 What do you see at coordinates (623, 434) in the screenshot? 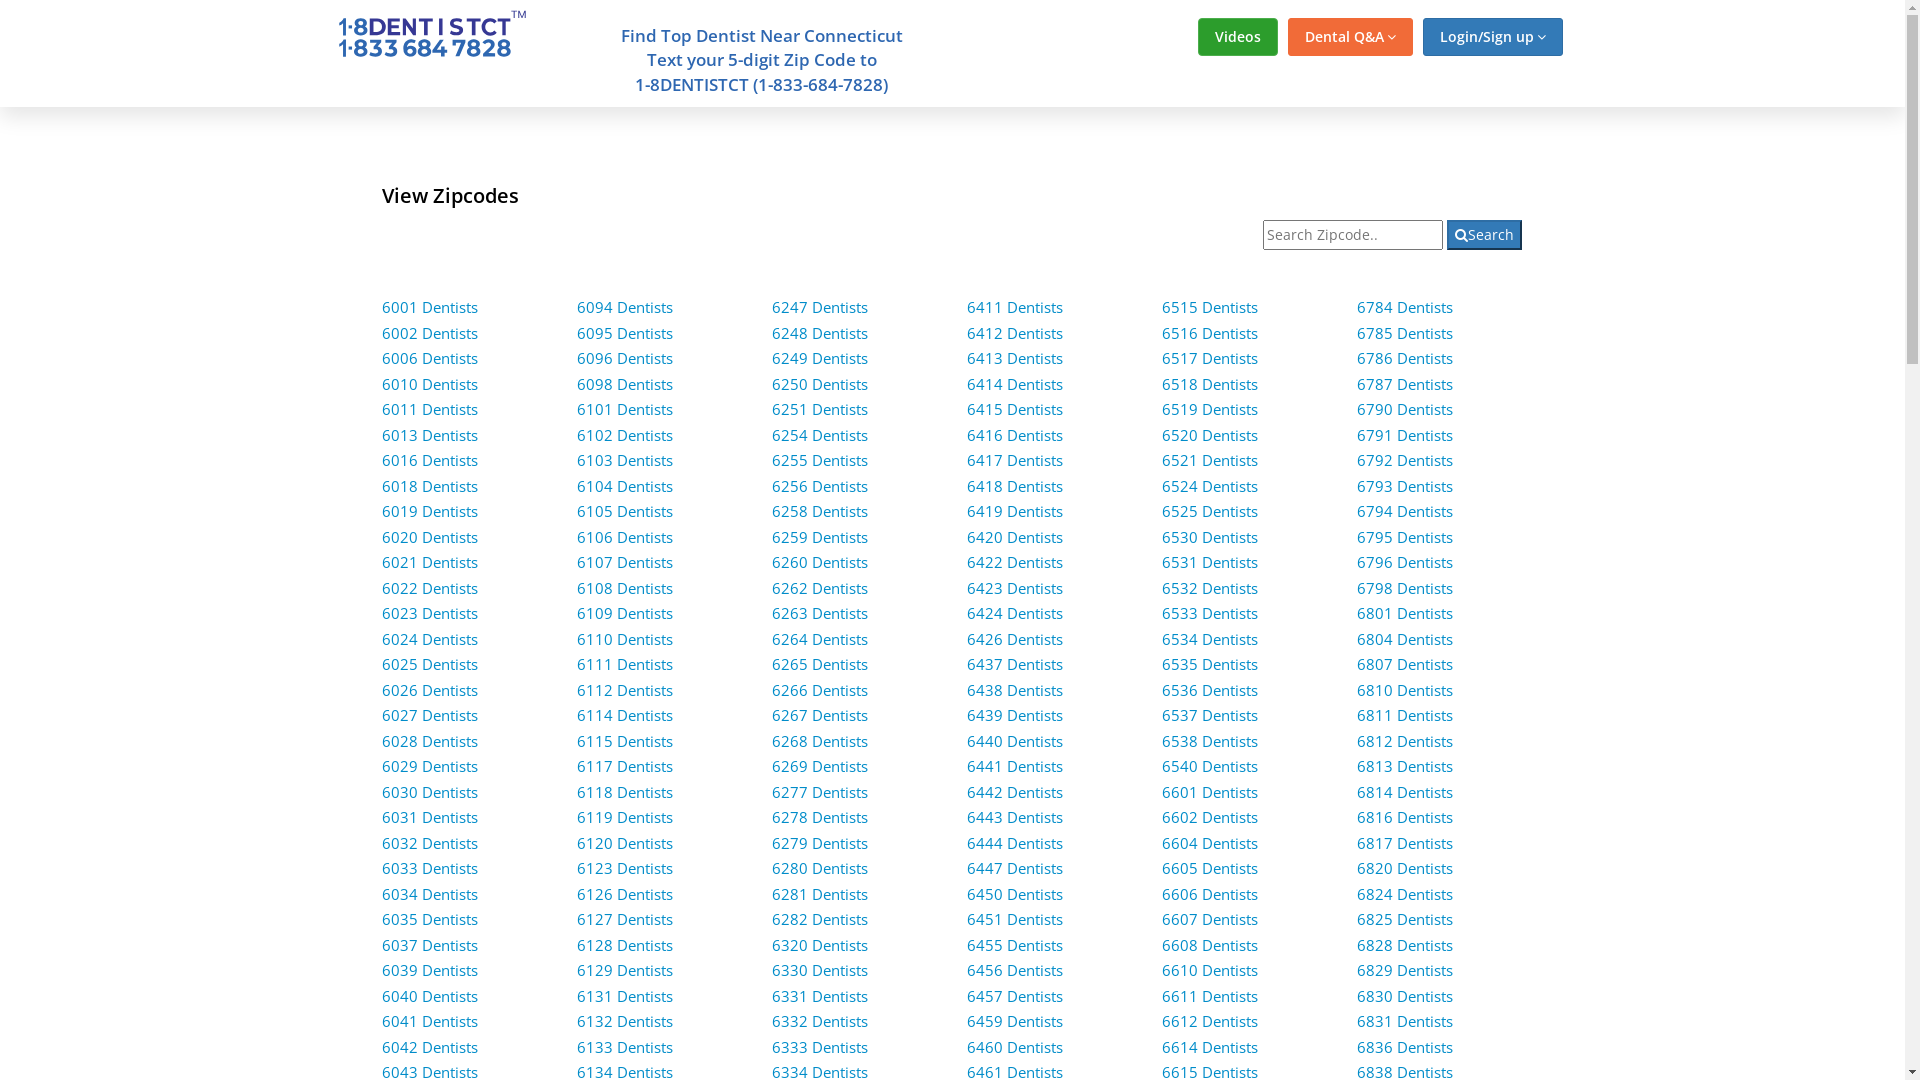
I see `'6102 Dentists'` at bounding box center [623, 434].